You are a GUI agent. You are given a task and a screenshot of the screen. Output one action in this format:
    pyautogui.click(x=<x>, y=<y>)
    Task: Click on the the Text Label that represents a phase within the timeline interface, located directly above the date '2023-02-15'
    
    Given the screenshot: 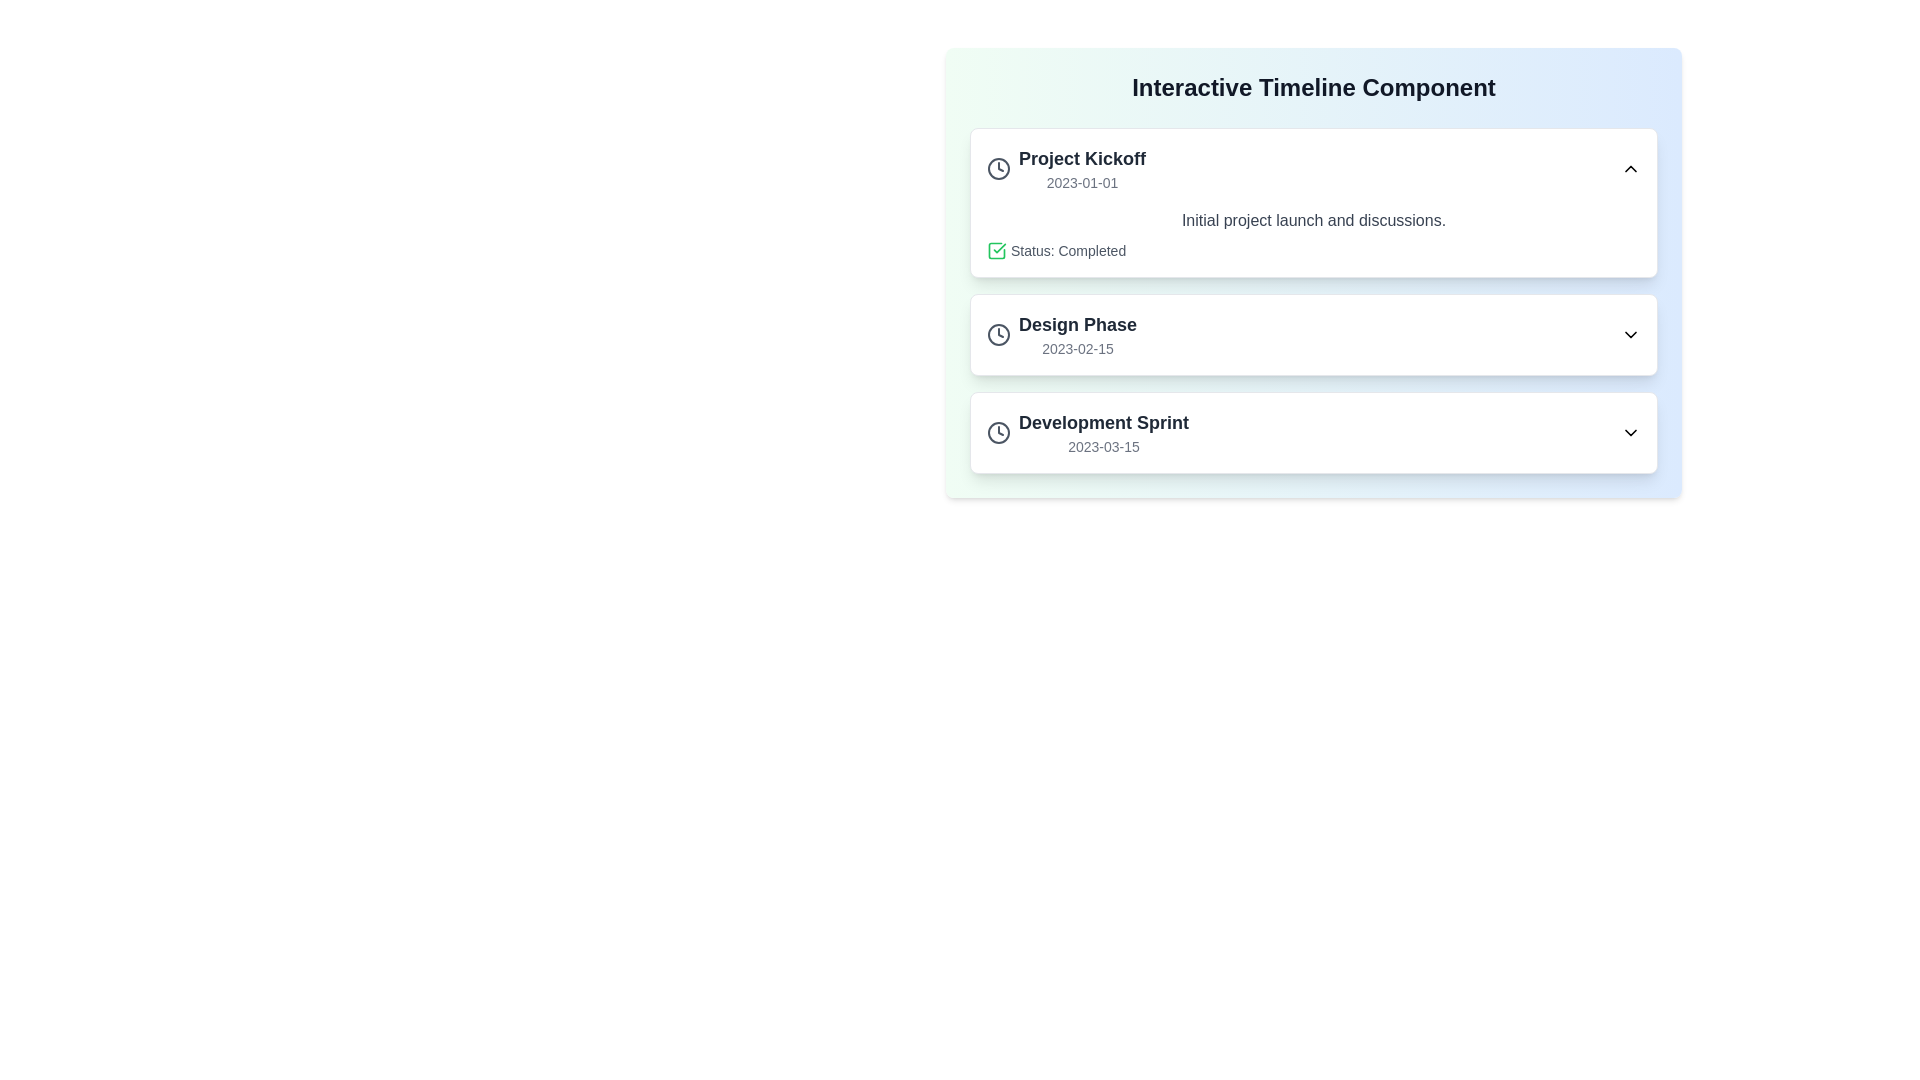 What is the action you would take?
    pyautogui.click(x=1077, y=323)
    